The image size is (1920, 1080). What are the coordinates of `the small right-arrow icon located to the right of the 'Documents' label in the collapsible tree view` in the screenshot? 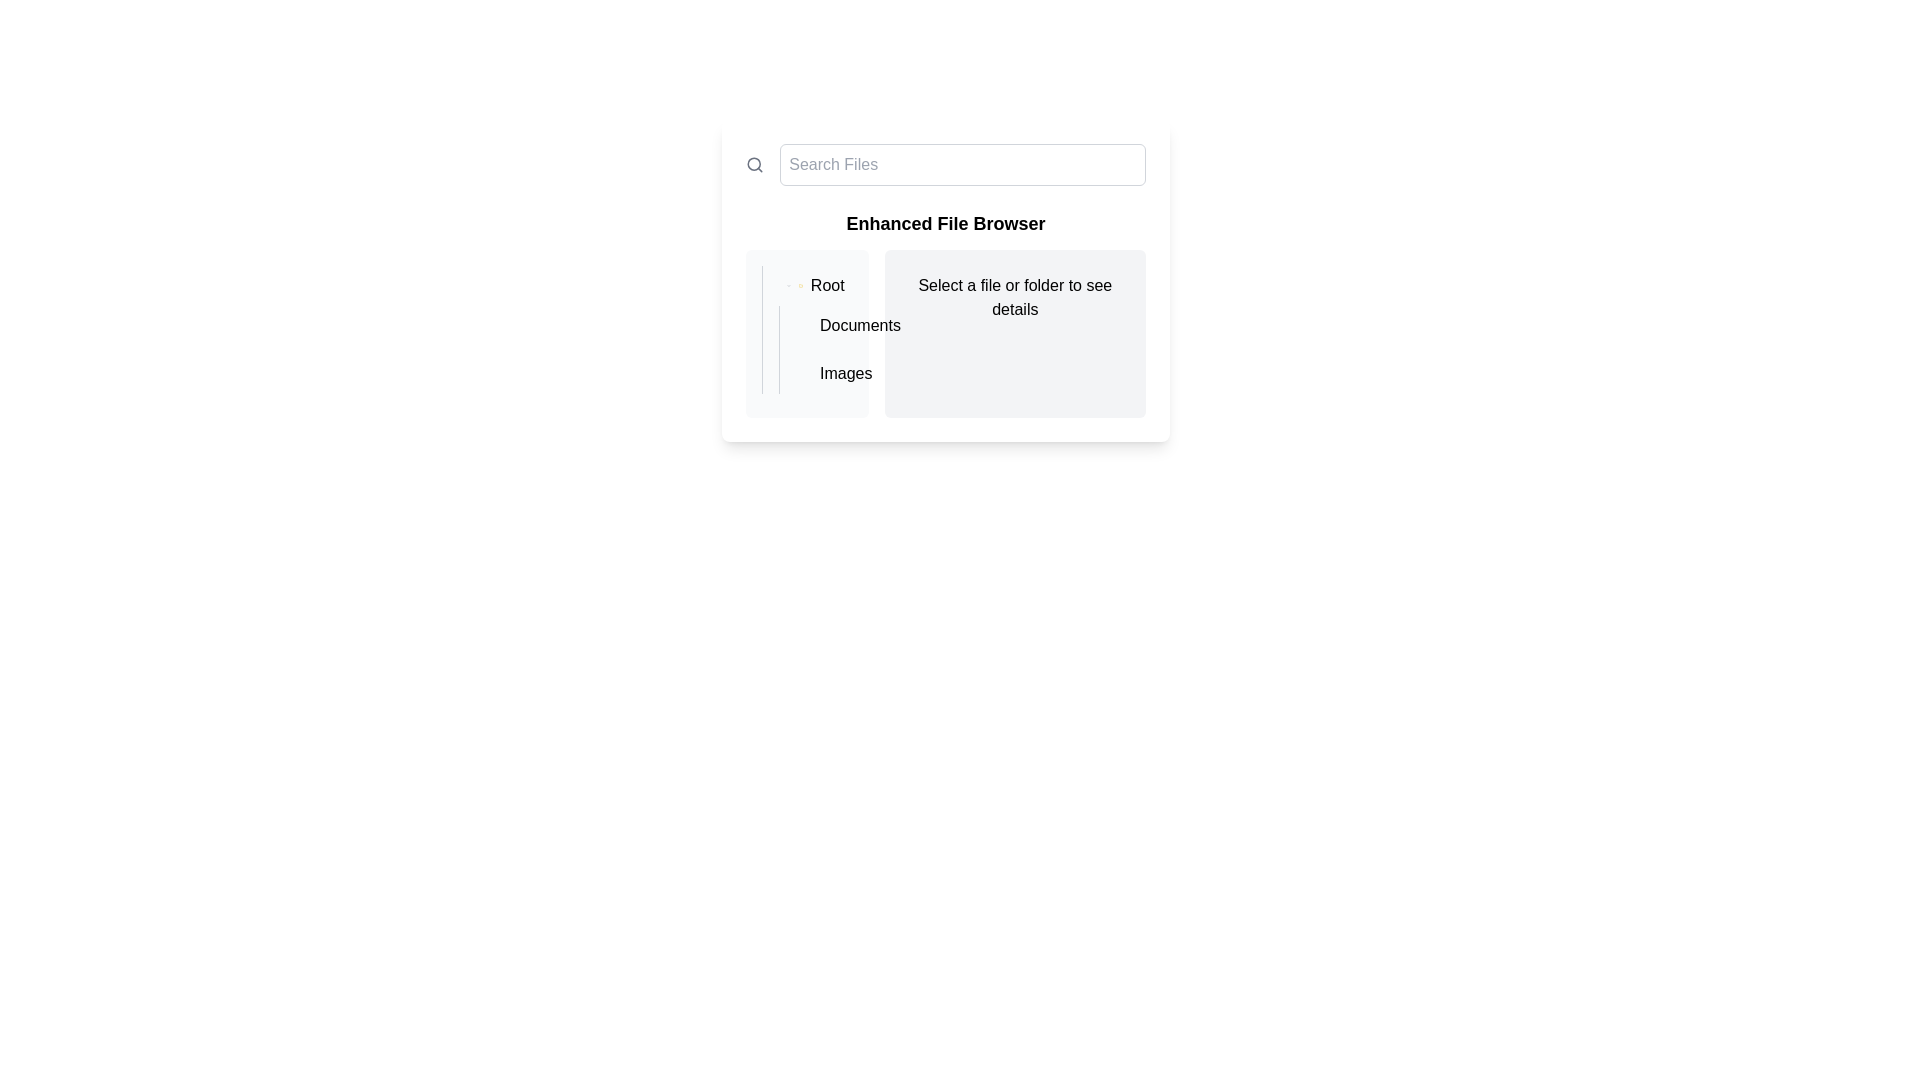 It's located at (816, 327).